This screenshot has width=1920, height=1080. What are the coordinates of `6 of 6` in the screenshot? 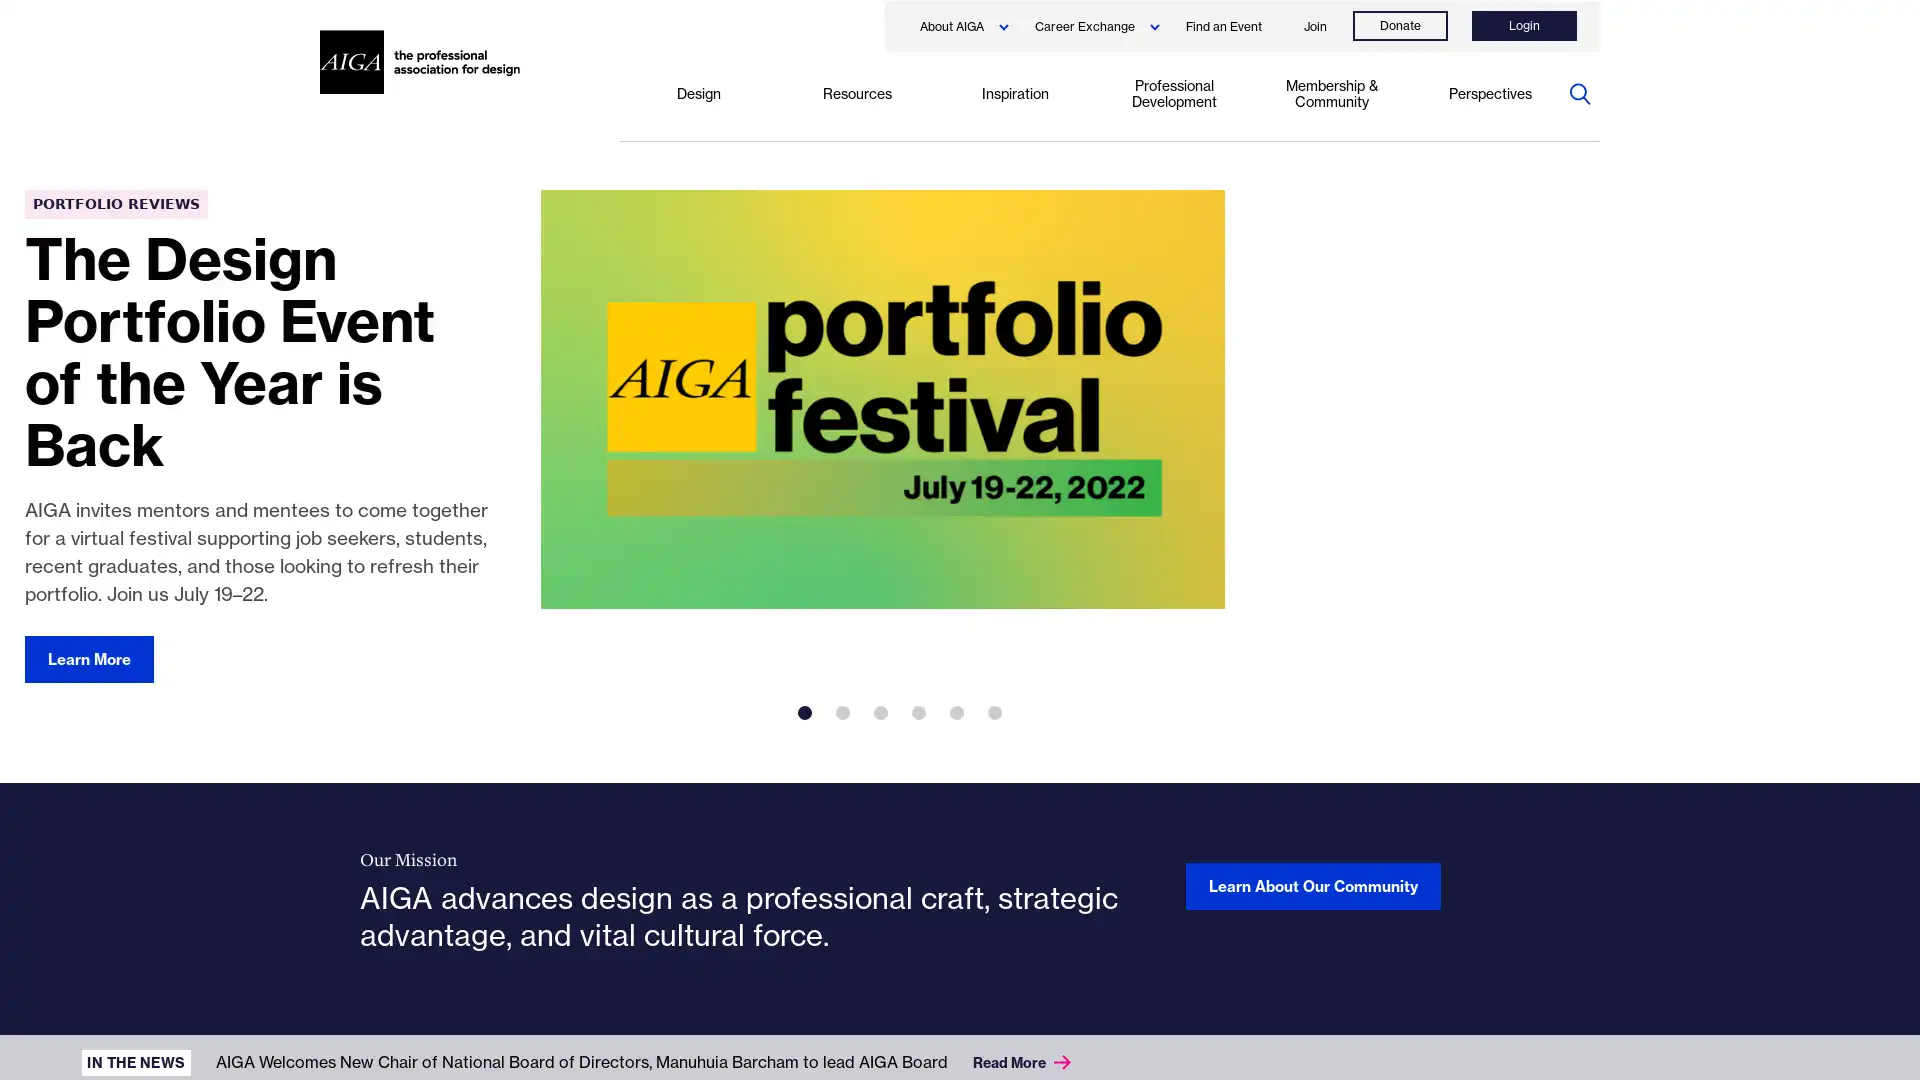 It's located at (994, 712).